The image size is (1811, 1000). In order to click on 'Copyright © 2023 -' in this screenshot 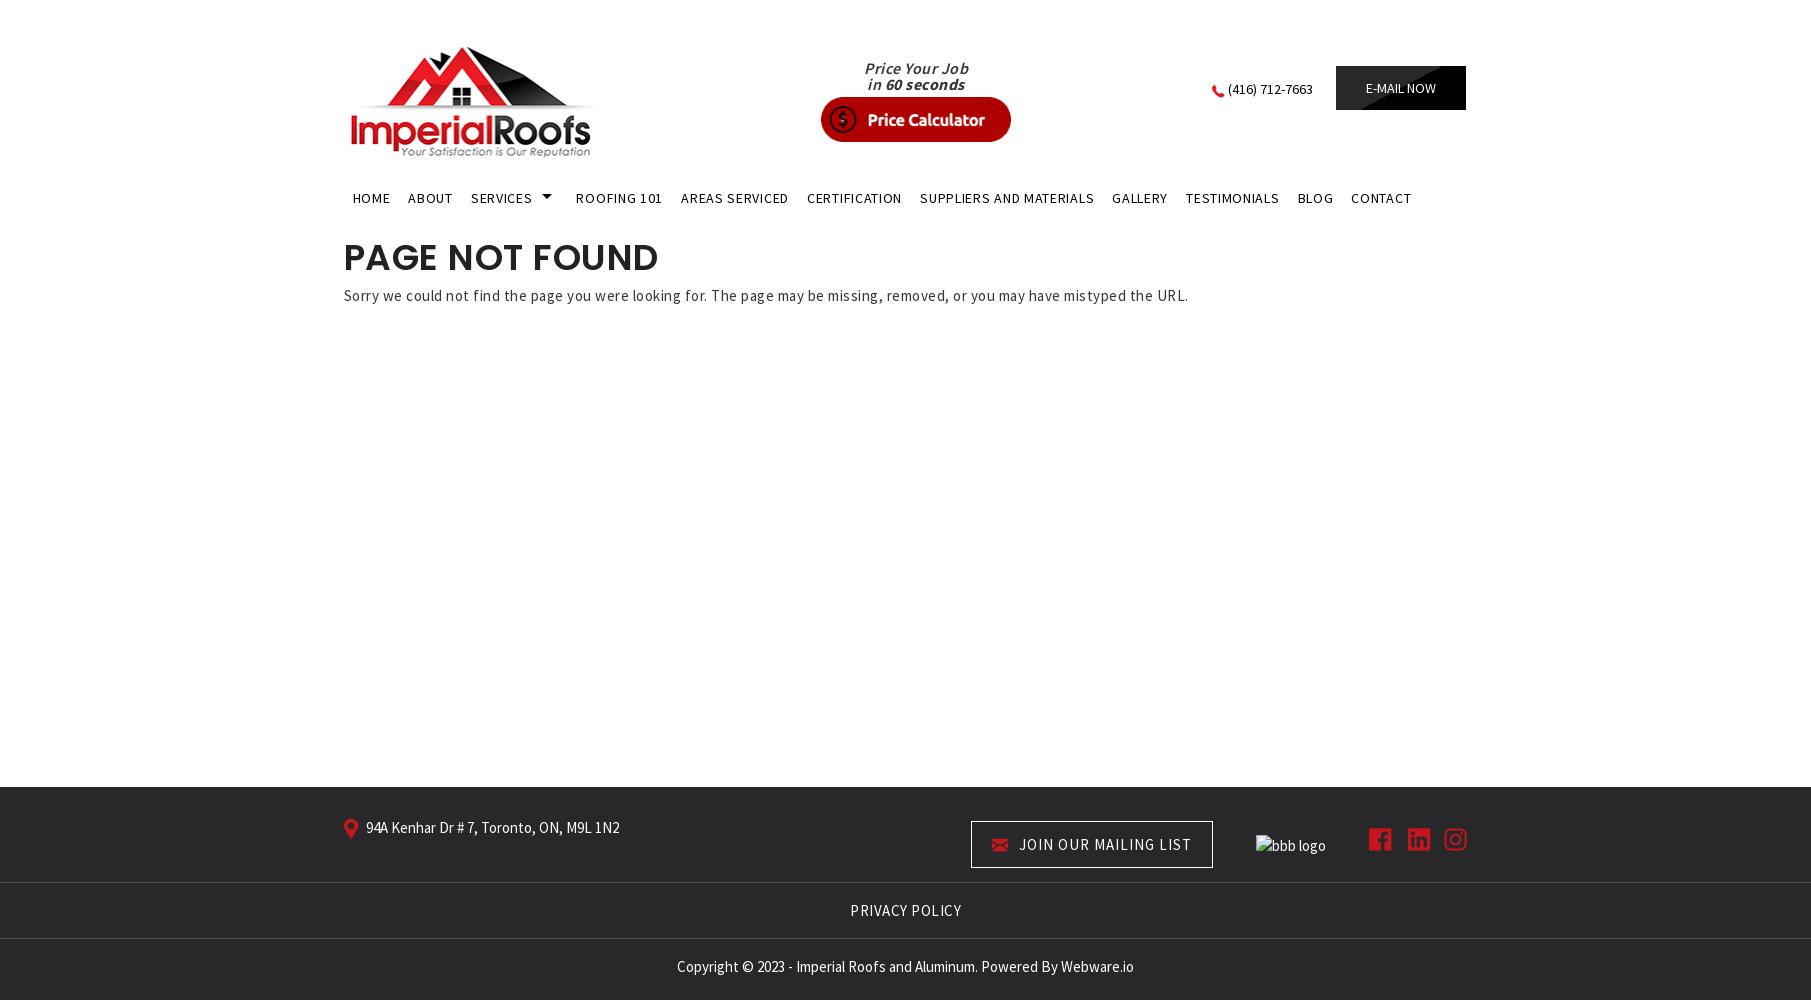, I will do `click(735, 964)`.